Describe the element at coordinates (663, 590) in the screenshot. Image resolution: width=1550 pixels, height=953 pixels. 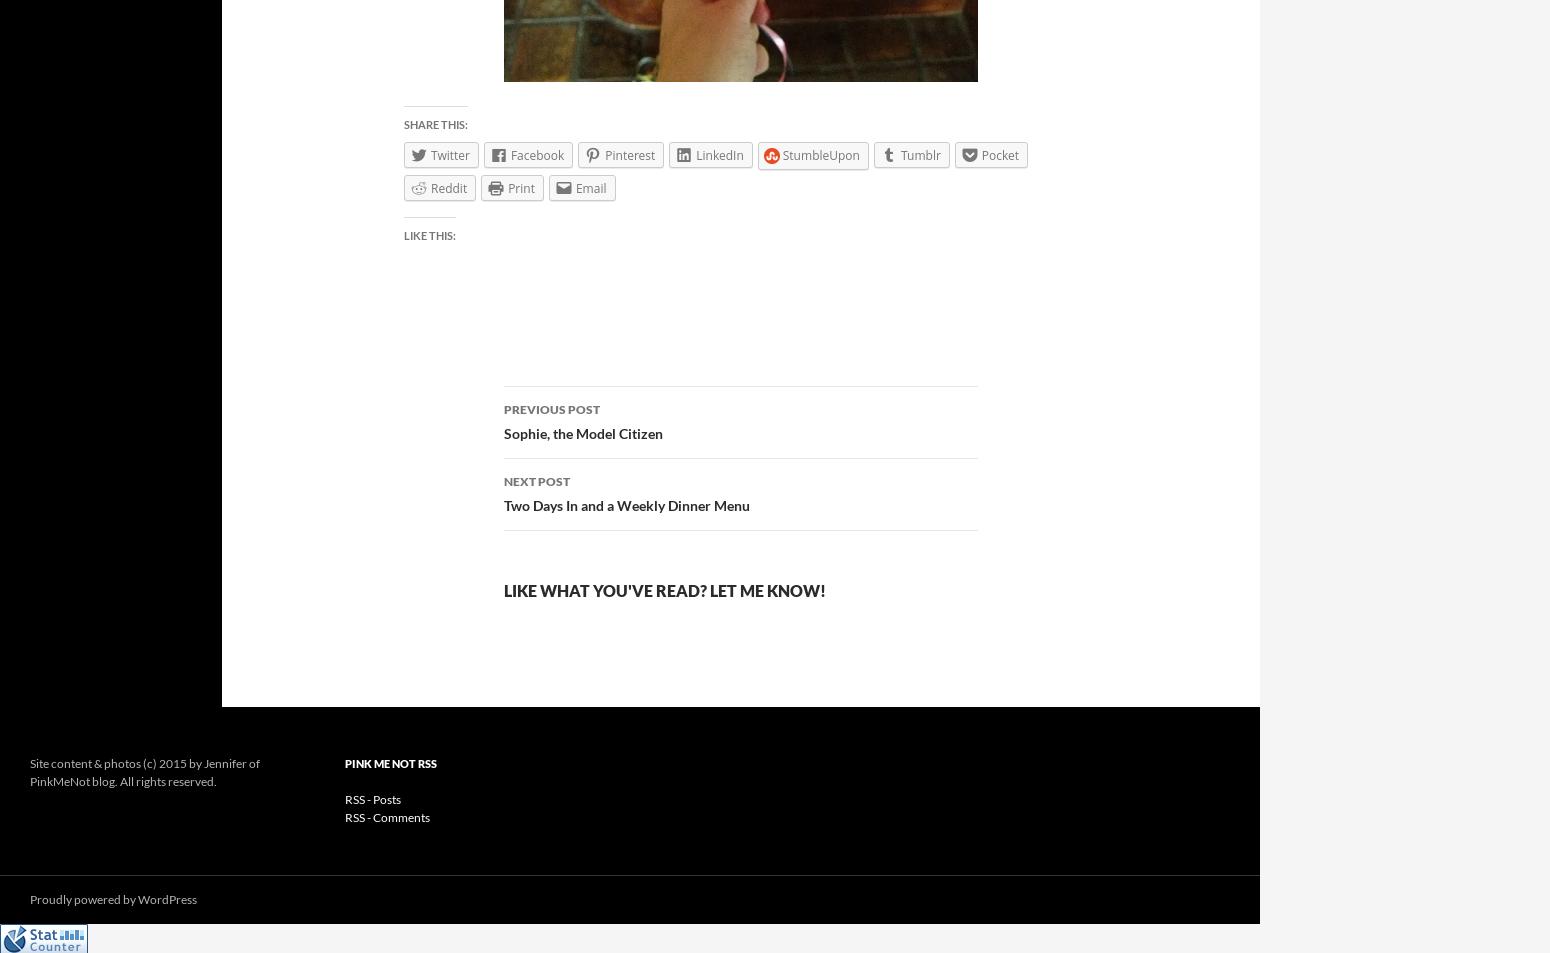
I see `'Like What You've Read? Let me know!'` at that location.